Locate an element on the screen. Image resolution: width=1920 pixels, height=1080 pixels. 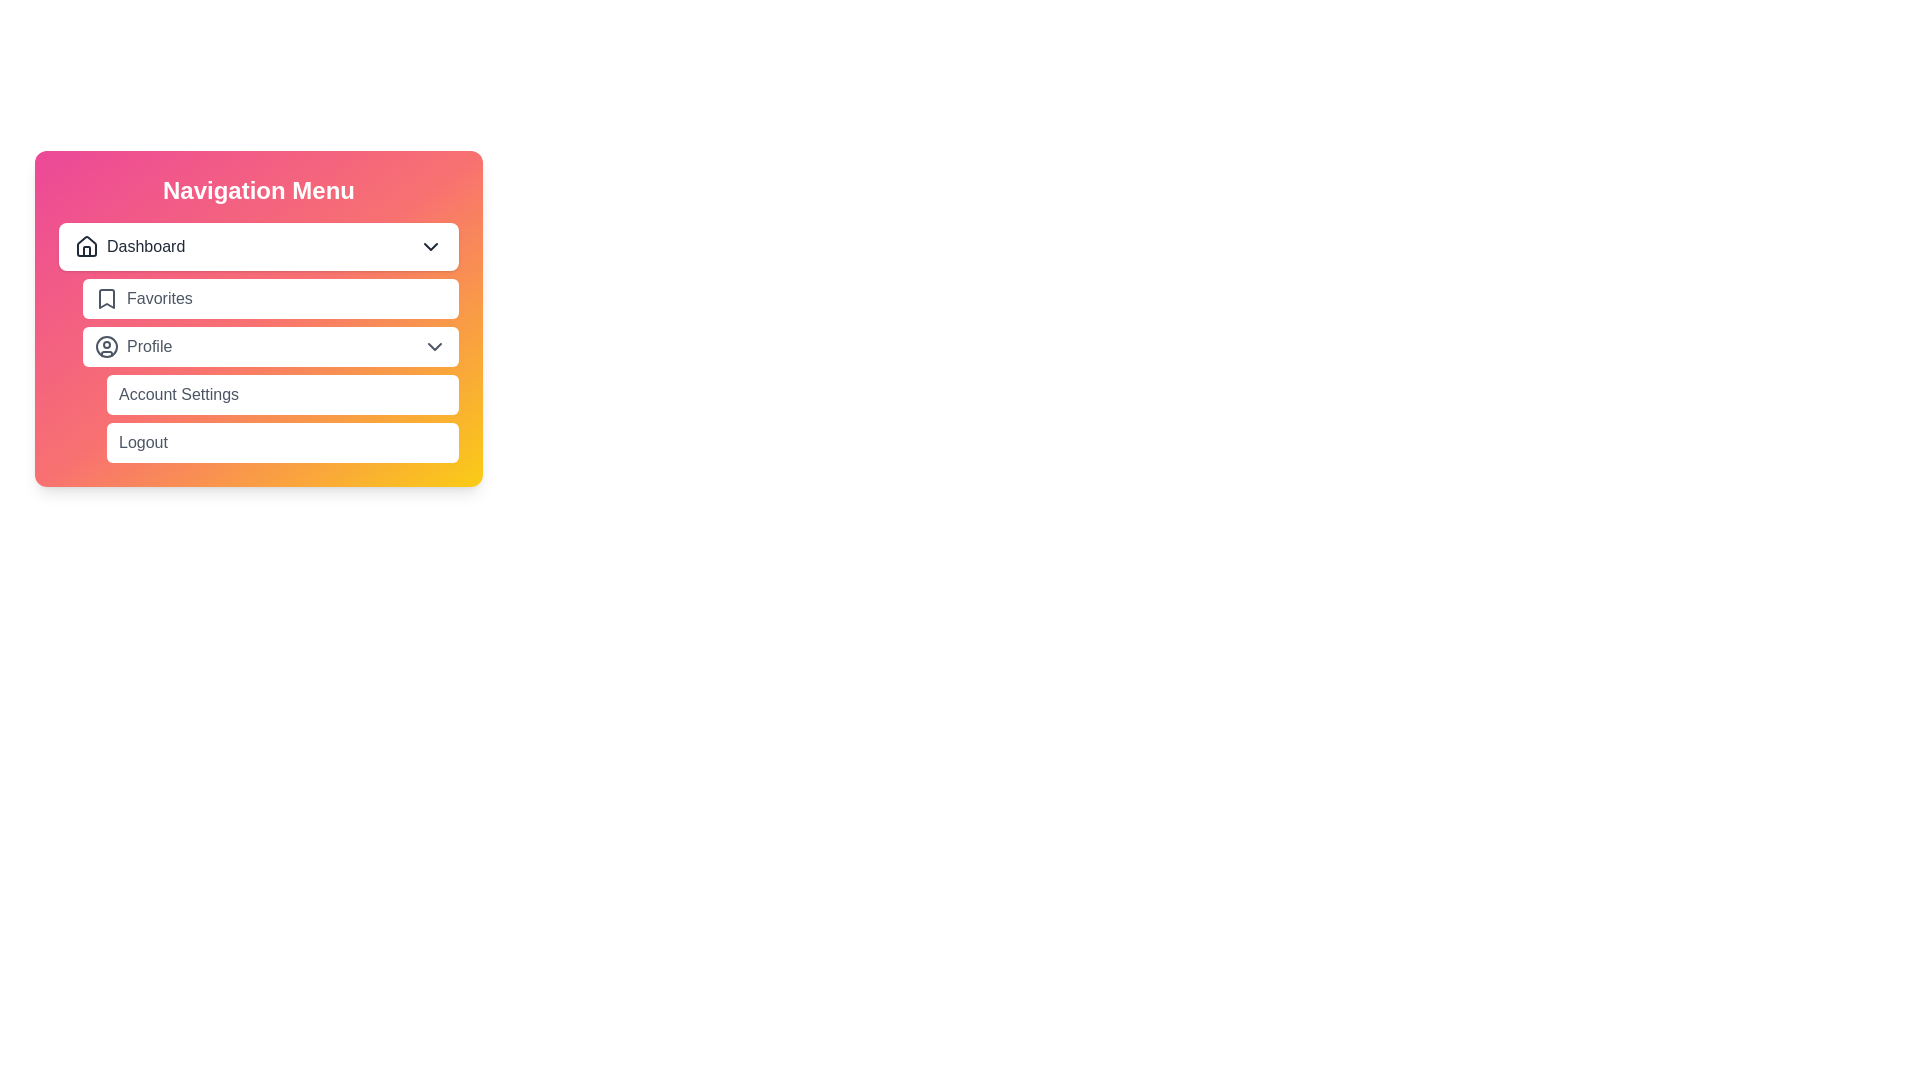
the bookmark icon located within the 'Favorites' menu item in the navigation menu by interacting with its center point is located at coordinates (105, 299).